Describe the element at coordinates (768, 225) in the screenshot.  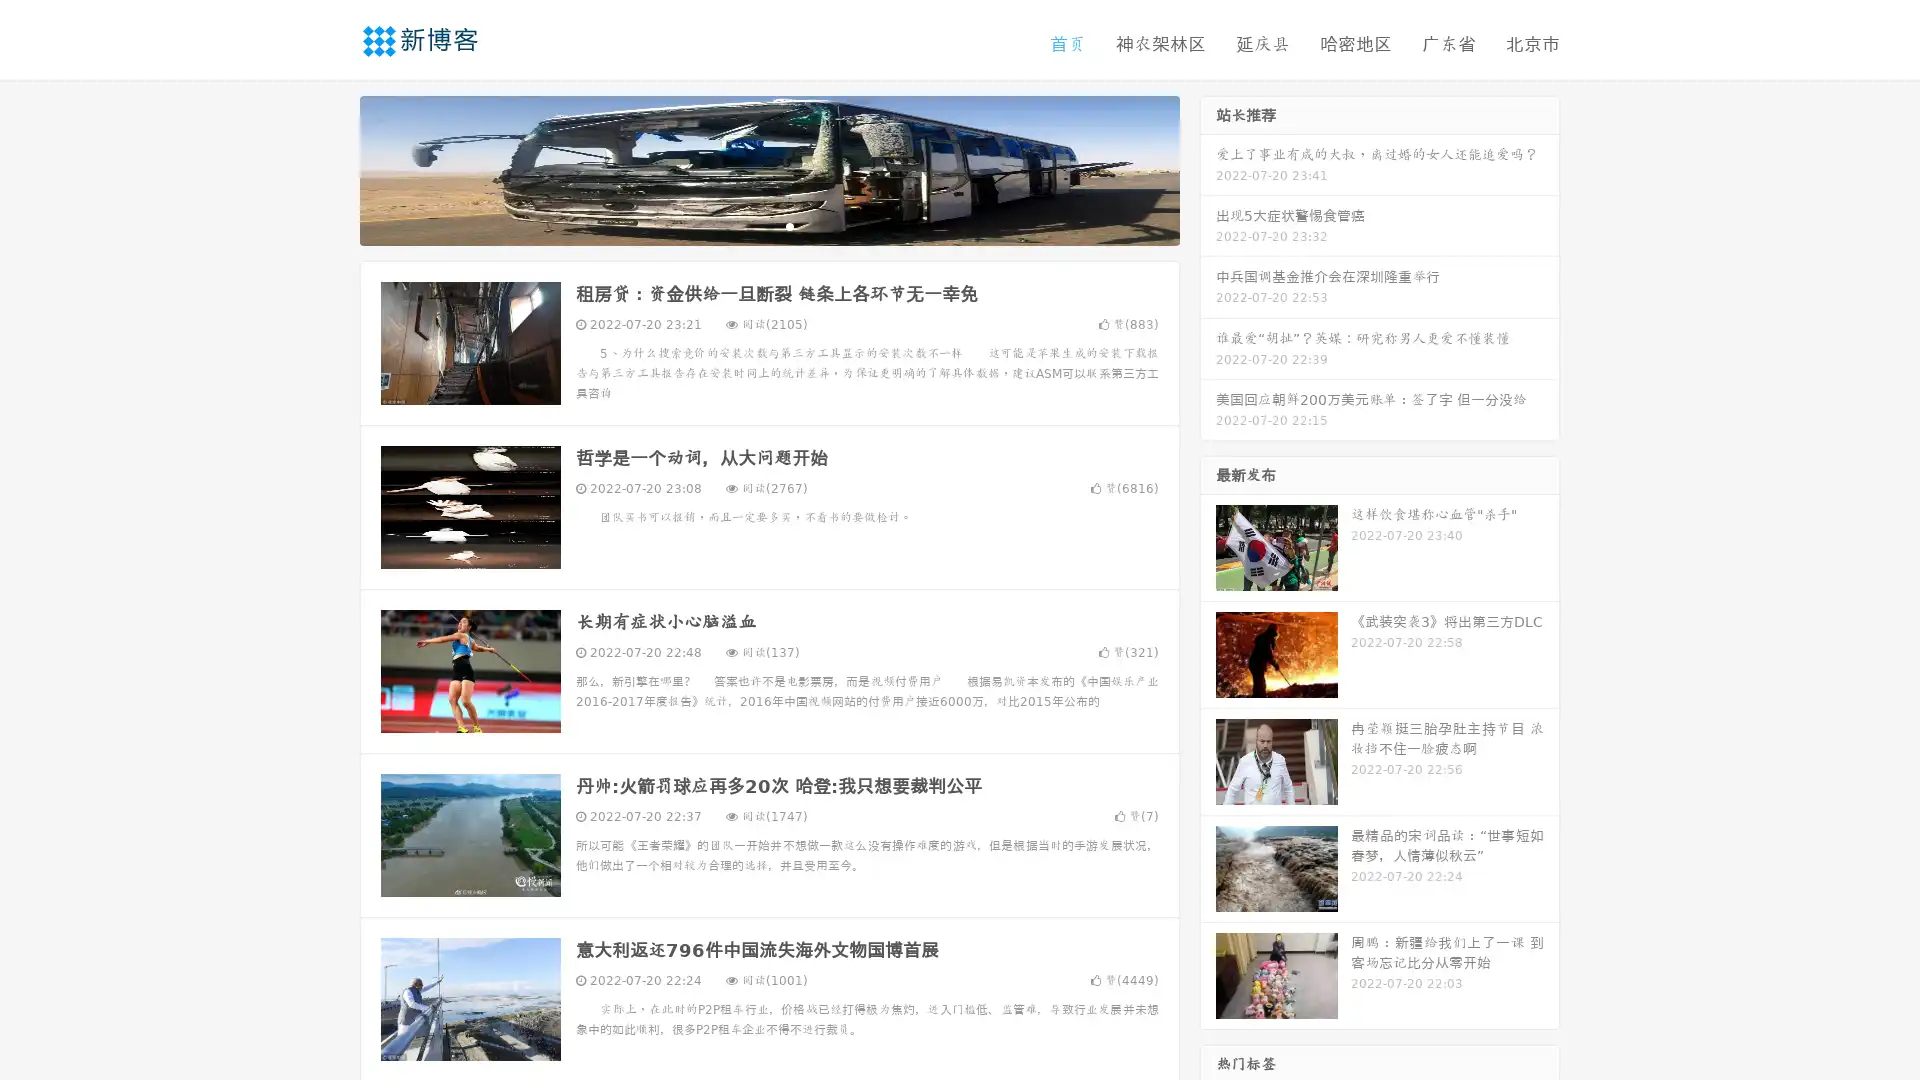
I see `Go to slide 2` at that location.